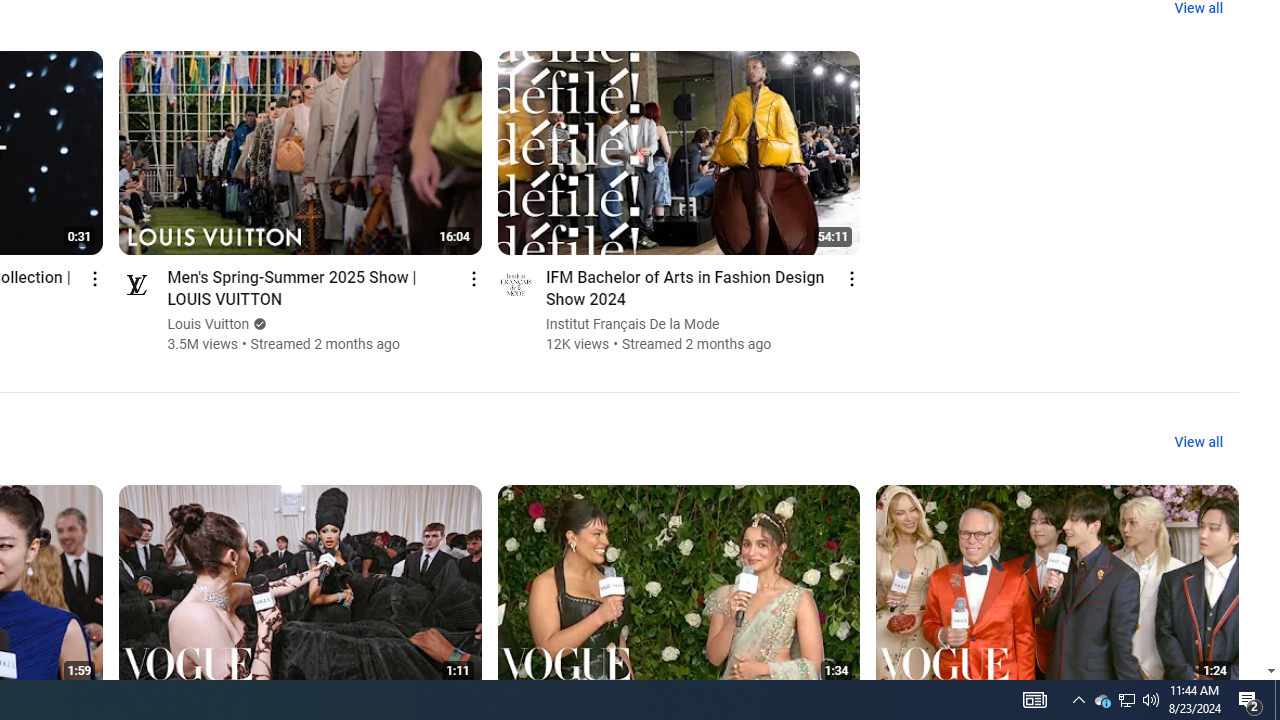 The height and width of the screenshot is (720, 1280). I want to click on 'Louis Vuitton', so click(208, 323).